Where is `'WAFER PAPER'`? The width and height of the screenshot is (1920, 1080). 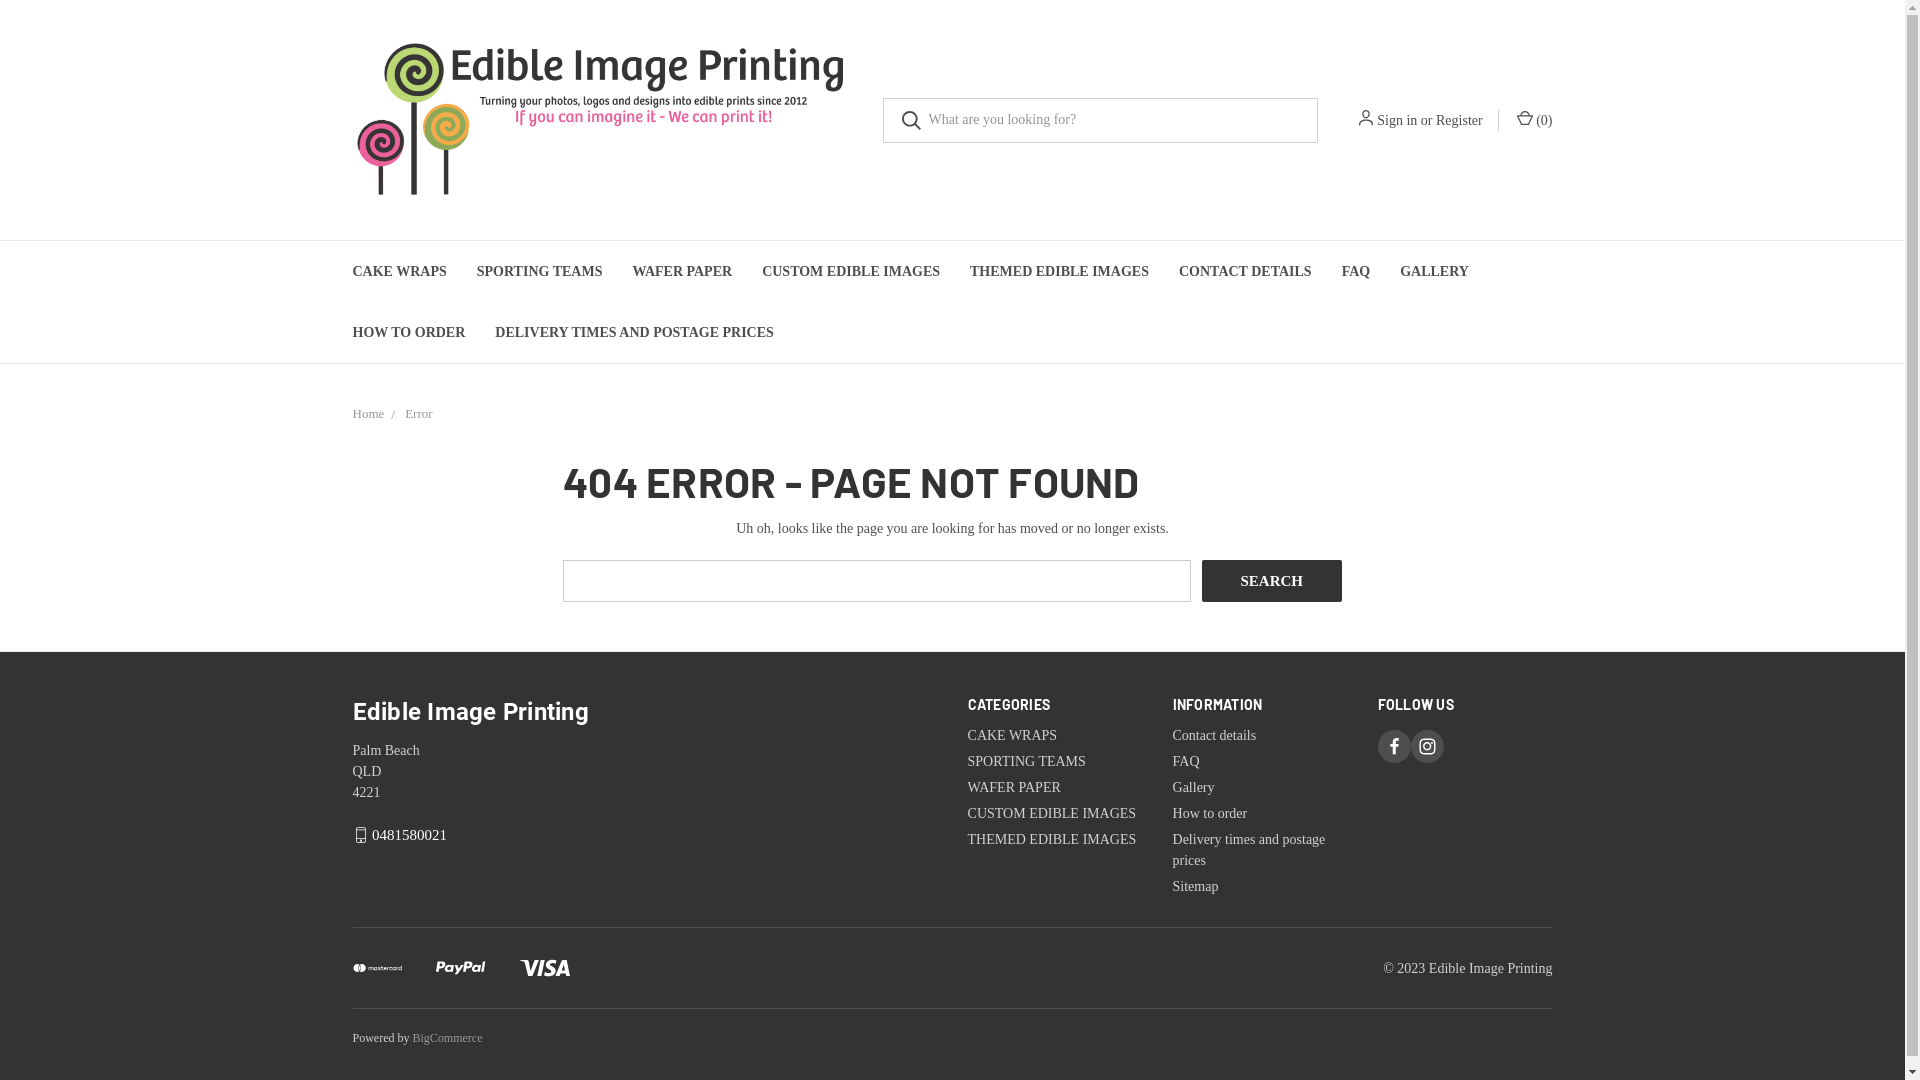 'WAFER PAPER' is located at coordinates (681, 271).